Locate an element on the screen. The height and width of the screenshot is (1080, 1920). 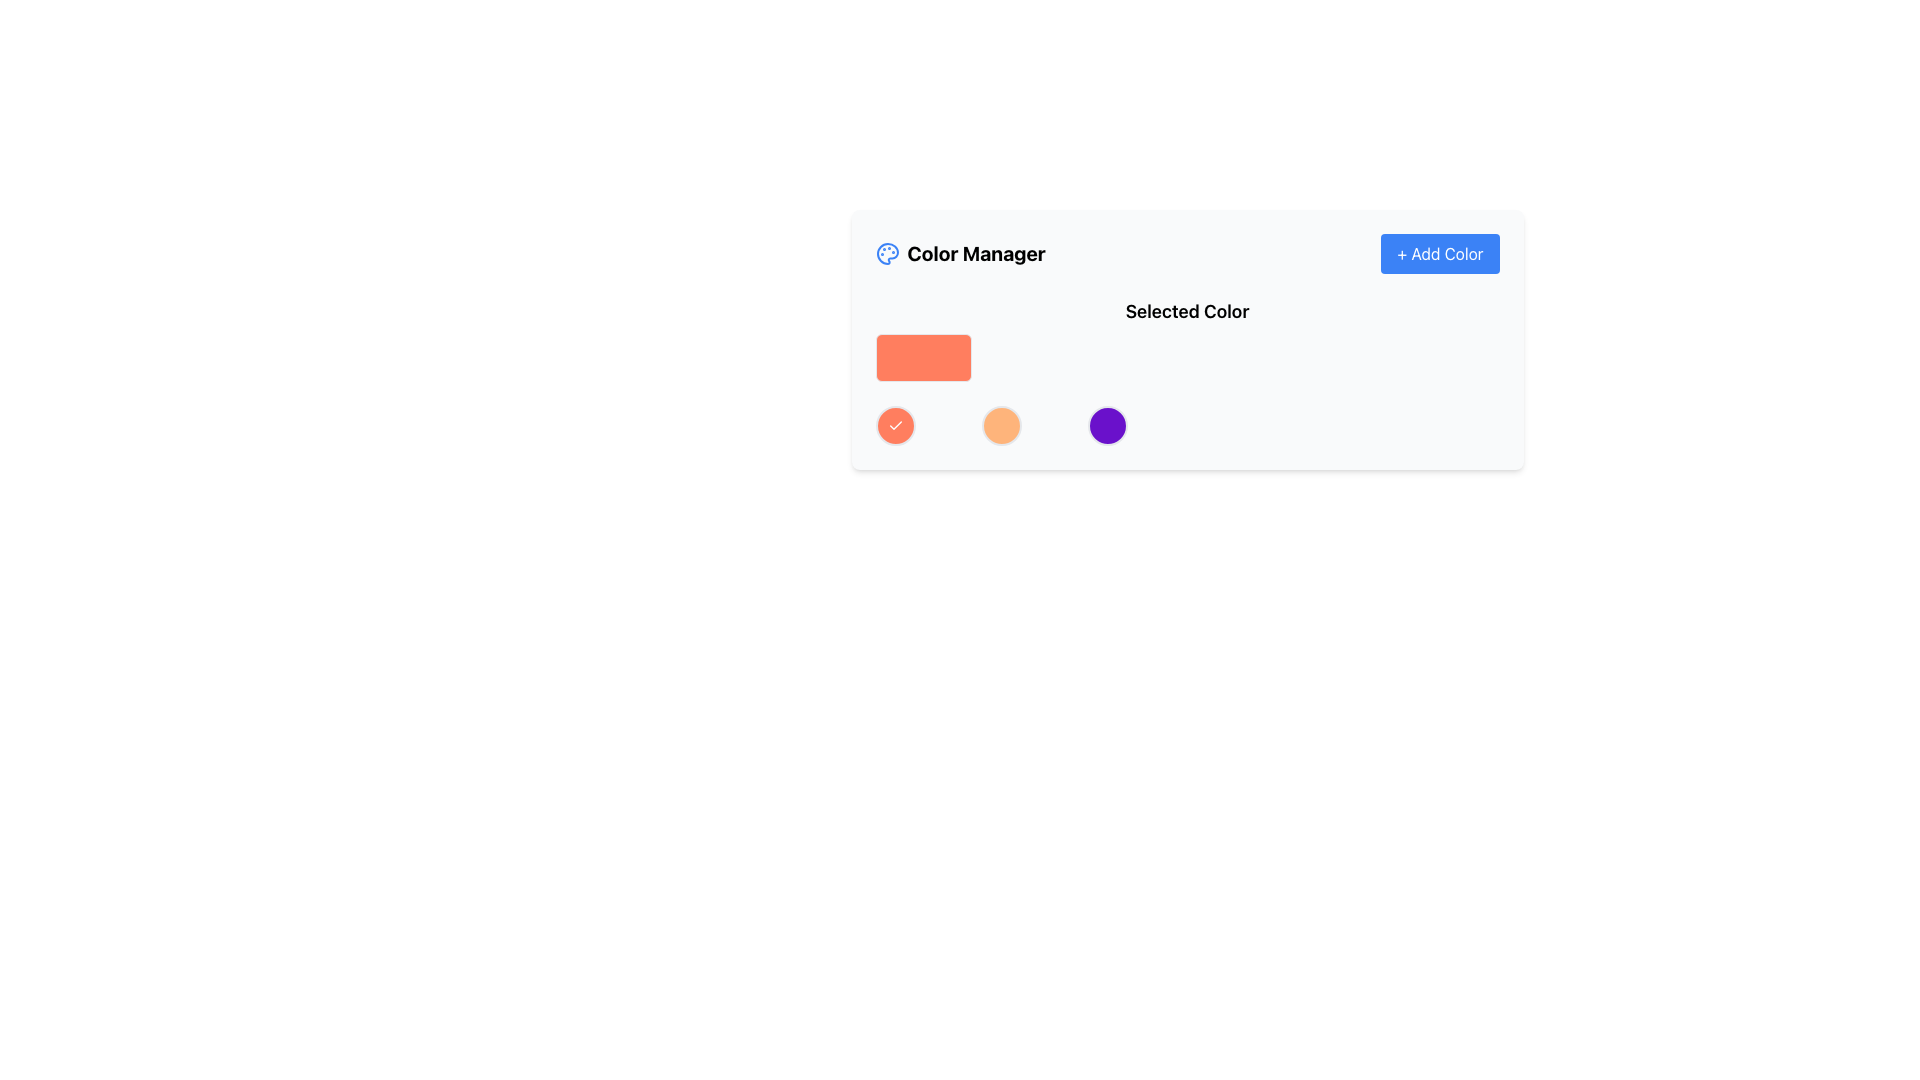
the 'Selected Color' label, which is displayed in large, bold font above the color preview box, to potentially view tooltips is located at coordinates (1187, 312).